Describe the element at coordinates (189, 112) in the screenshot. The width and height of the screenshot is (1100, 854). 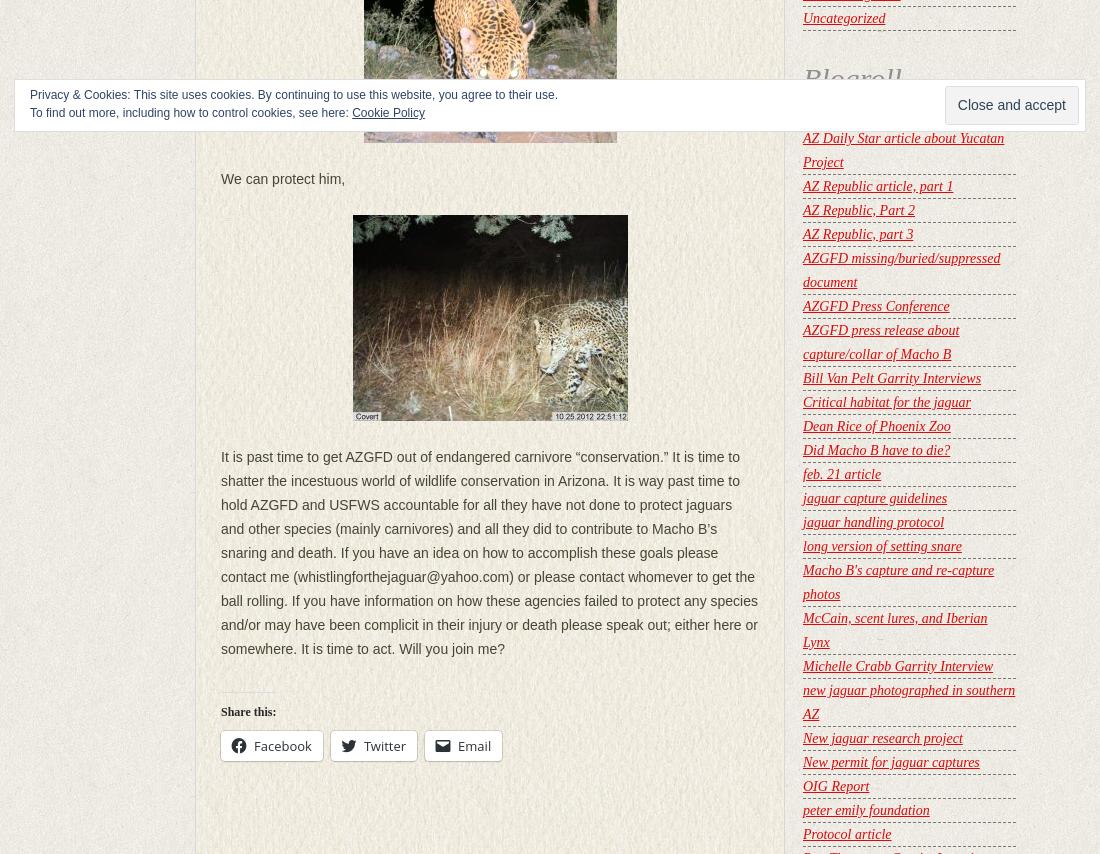
I see `'To find out more, including how to control cookies, see here:'` at that location.